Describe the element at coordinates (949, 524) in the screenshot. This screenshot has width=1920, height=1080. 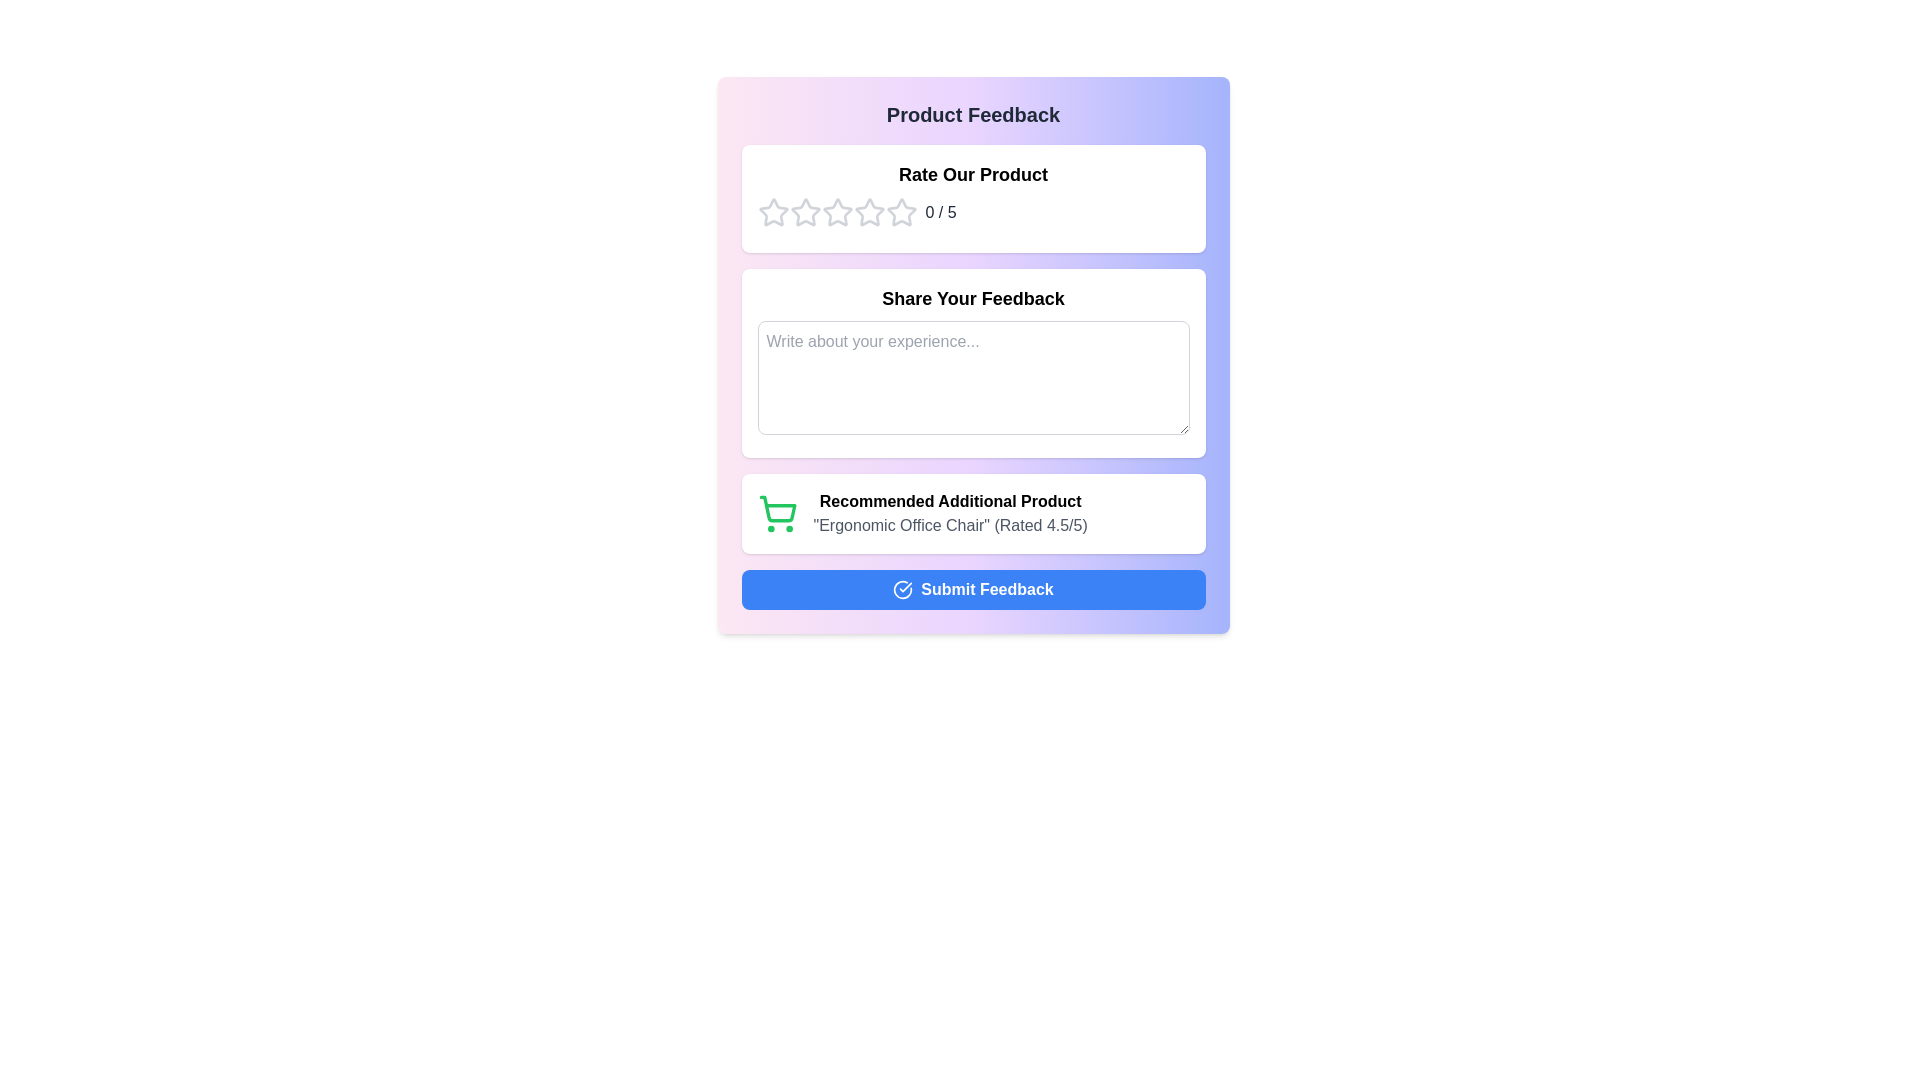
I see `text label that provides the name and rating of a recommended additional product, located directly below the 'Recommended Additional Product' text` at that location.